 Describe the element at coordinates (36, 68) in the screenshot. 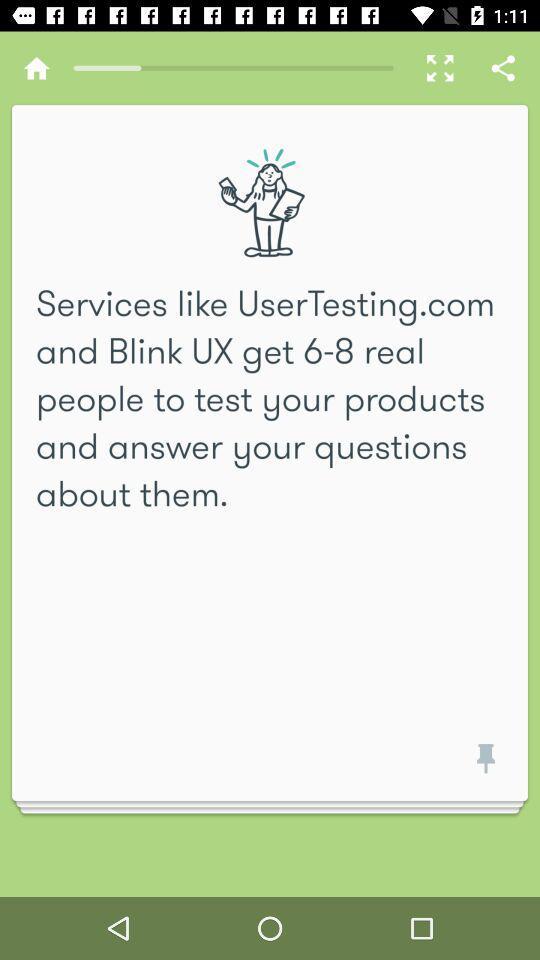

I see `the home icon` at that location.